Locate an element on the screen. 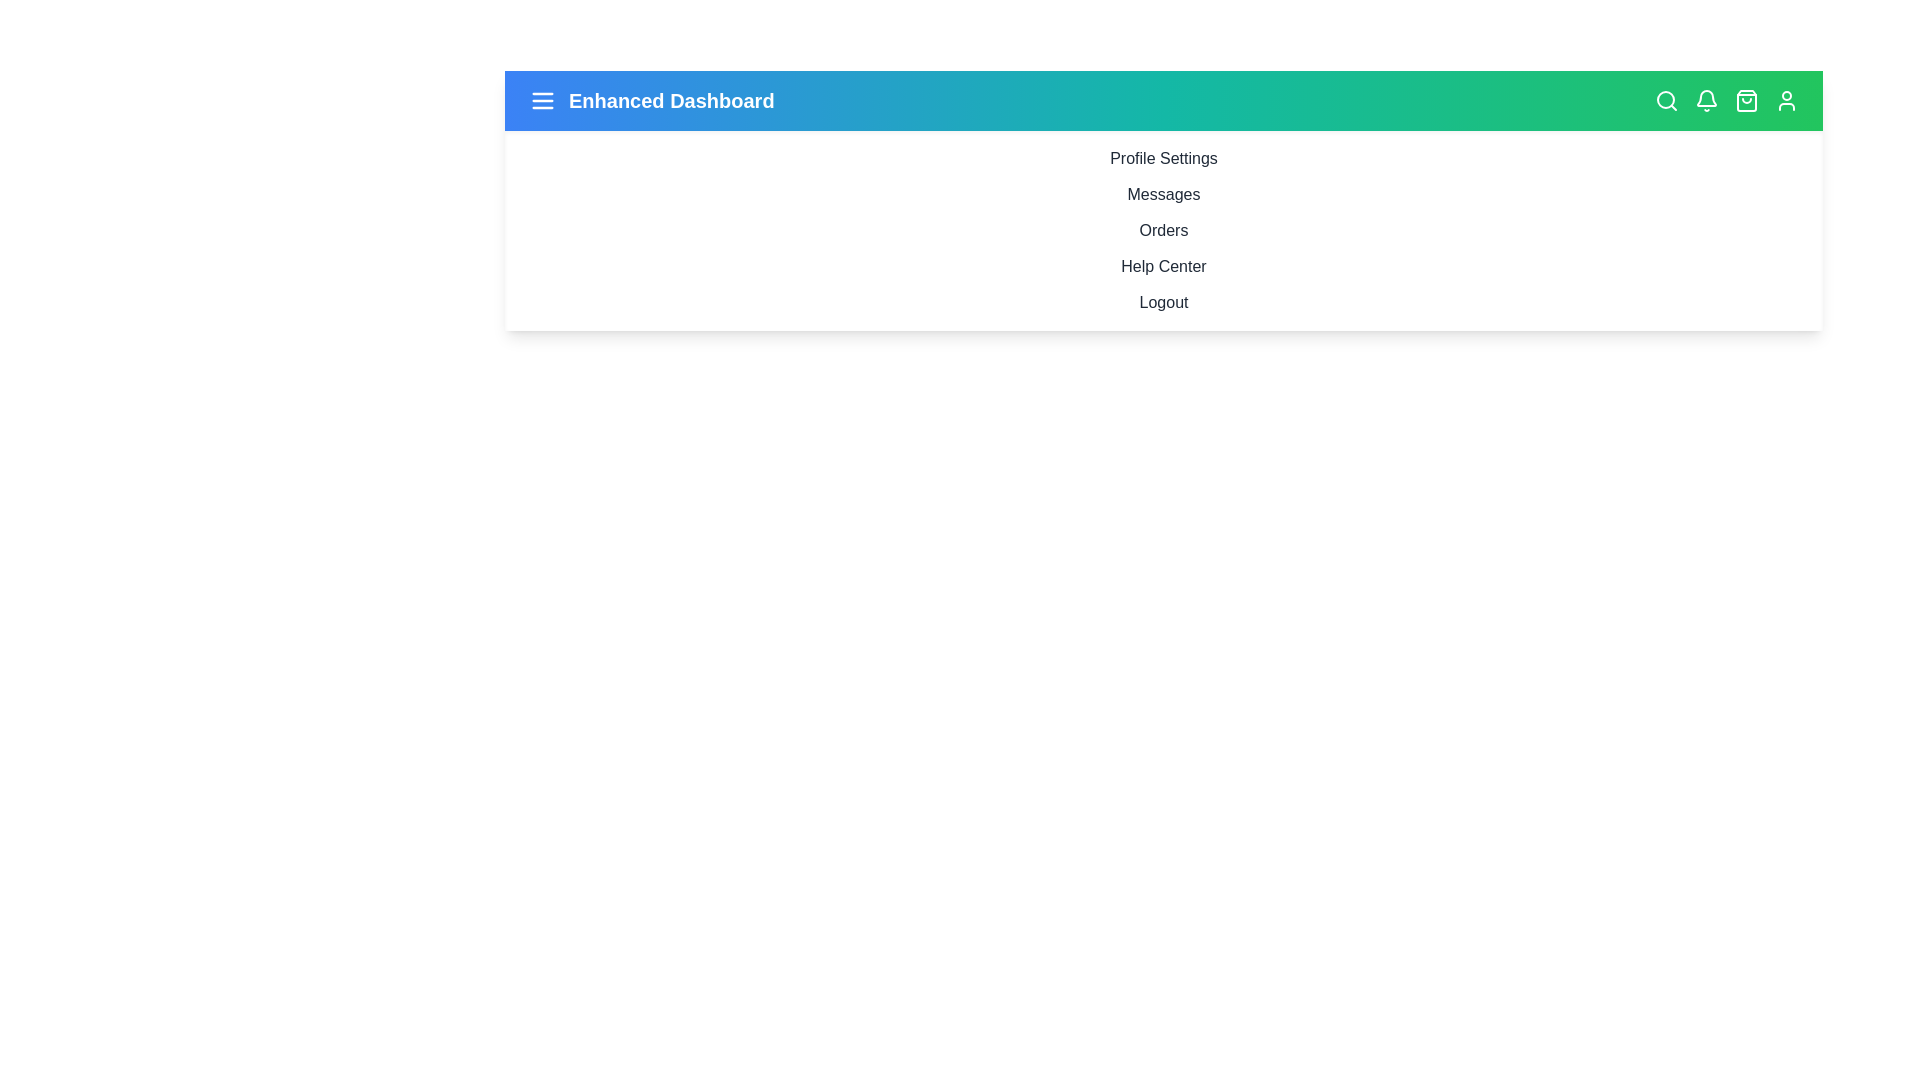  the user icon to display its tooltip or visual feedback is located at coordinates (1786, 100).